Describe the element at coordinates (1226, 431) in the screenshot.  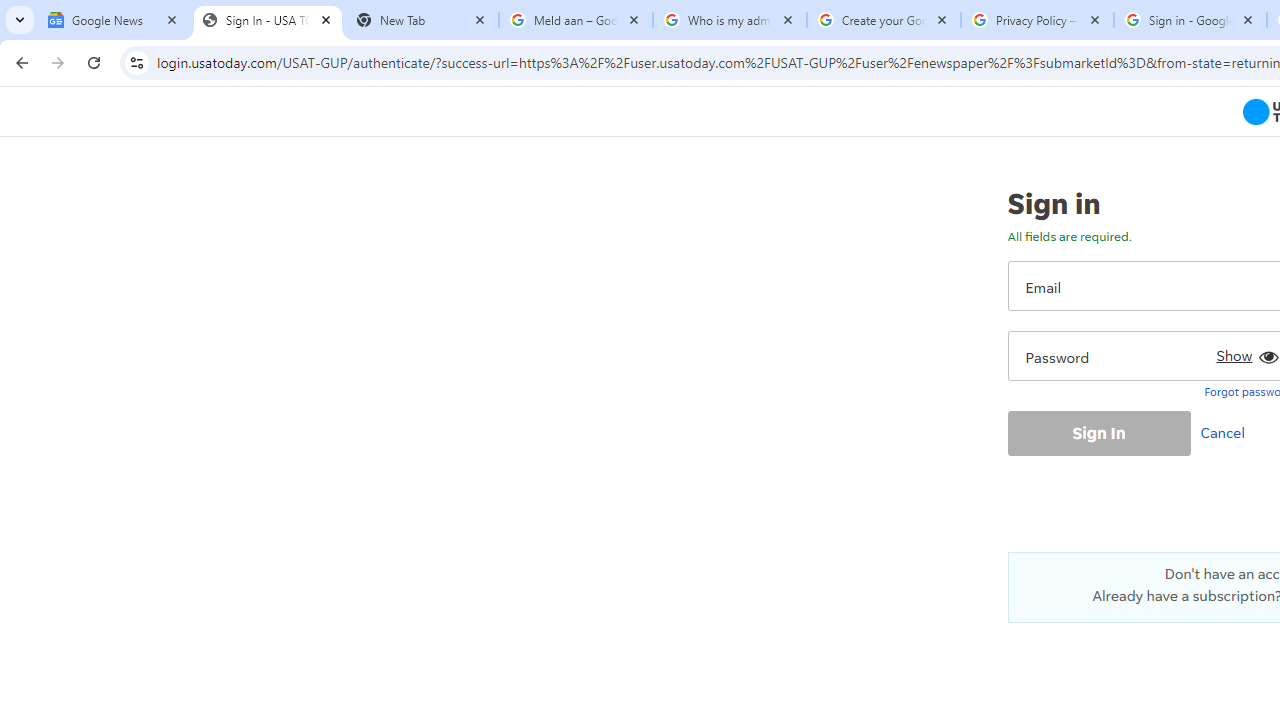
I see `'Cancel'` at that location.